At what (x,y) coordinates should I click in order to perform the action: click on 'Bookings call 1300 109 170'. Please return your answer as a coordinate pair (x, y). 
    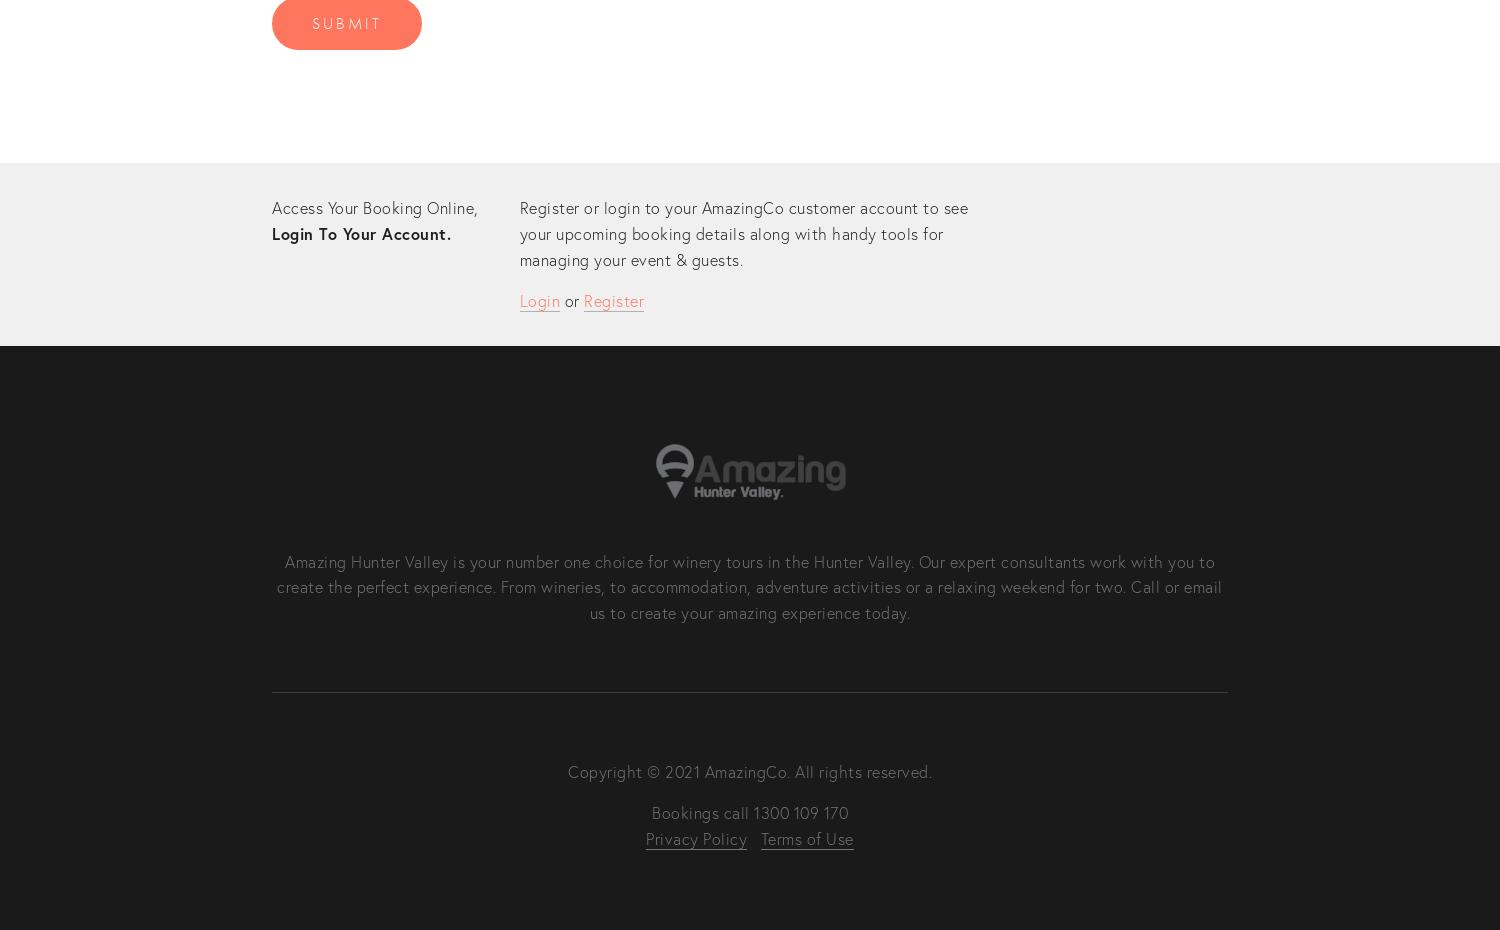
    Looking at the image, I should click on (750, 811).